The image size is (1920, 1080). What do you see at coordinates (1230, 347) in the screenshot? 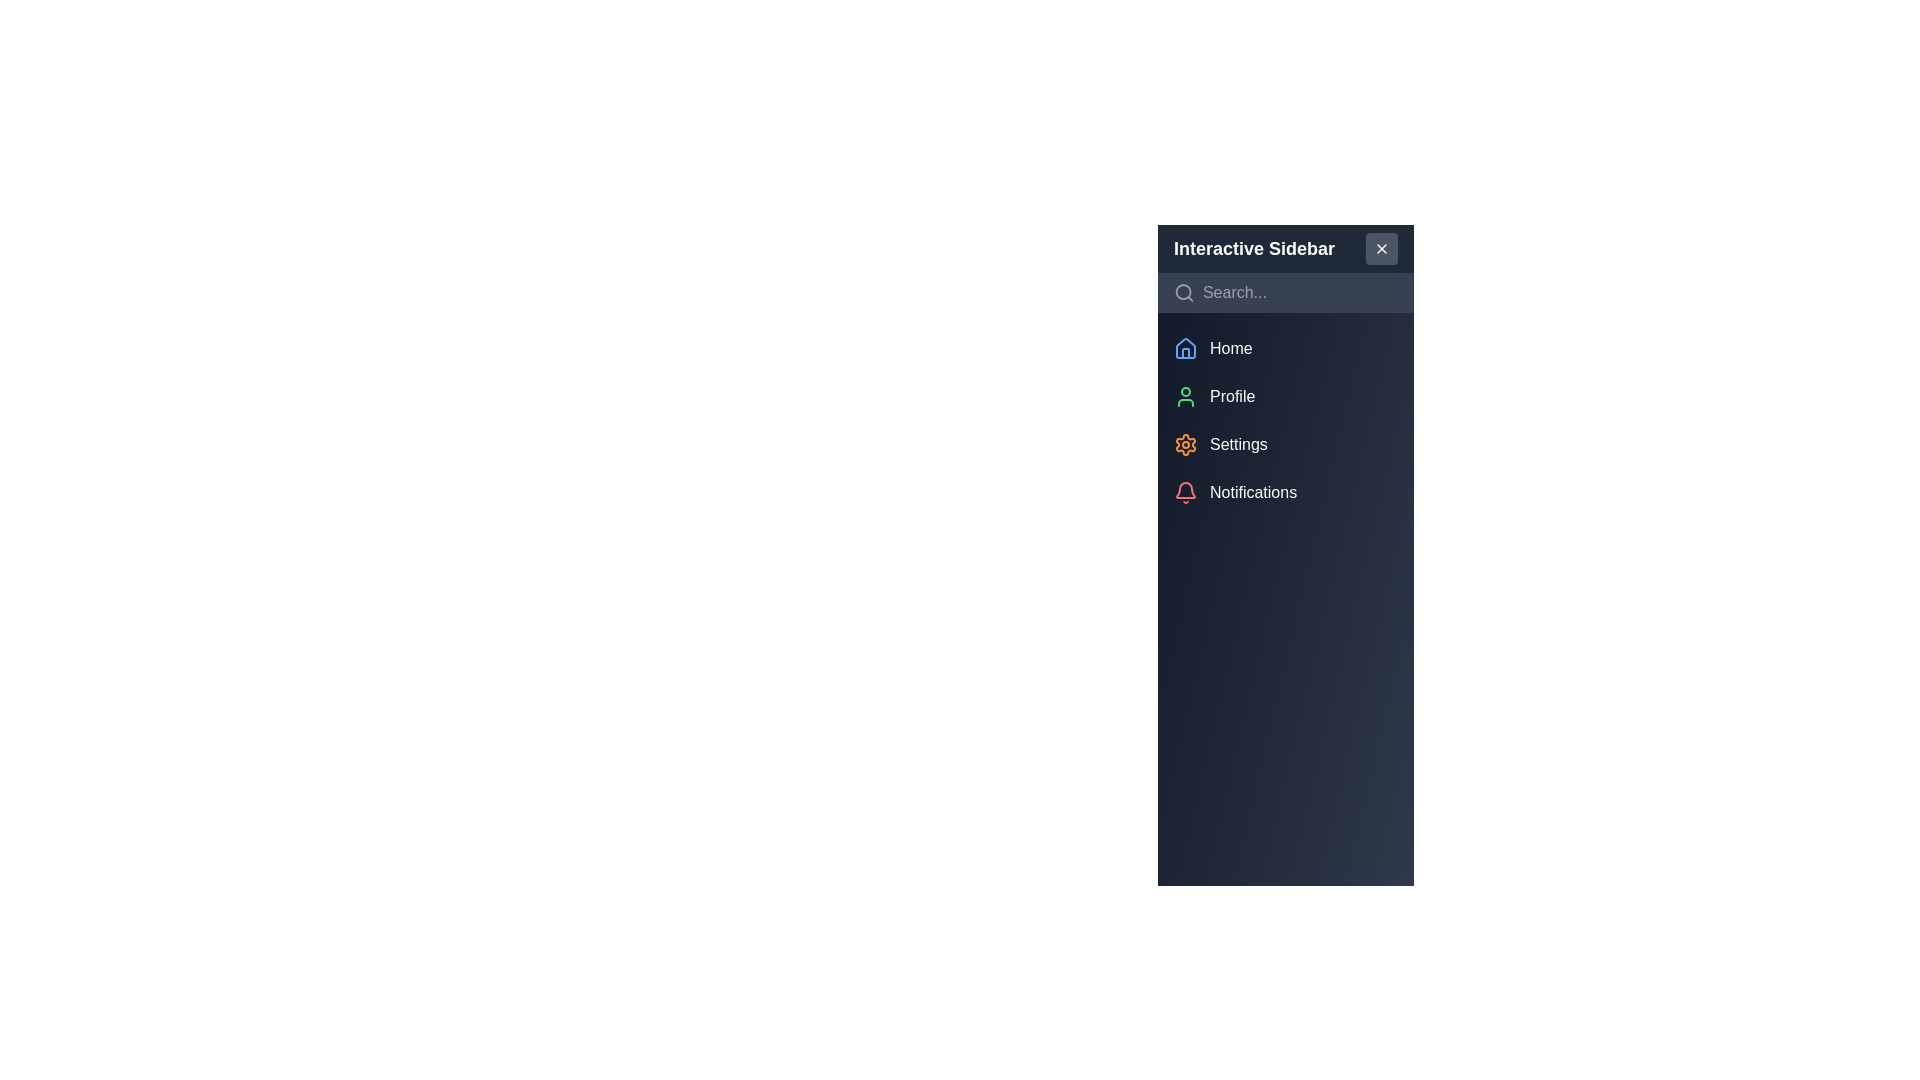
I see `the text label that identifies the navigation link to the 'Home' section of the application, which is located in the top section of the sidebar interface` at bounding box center [1230, 347].